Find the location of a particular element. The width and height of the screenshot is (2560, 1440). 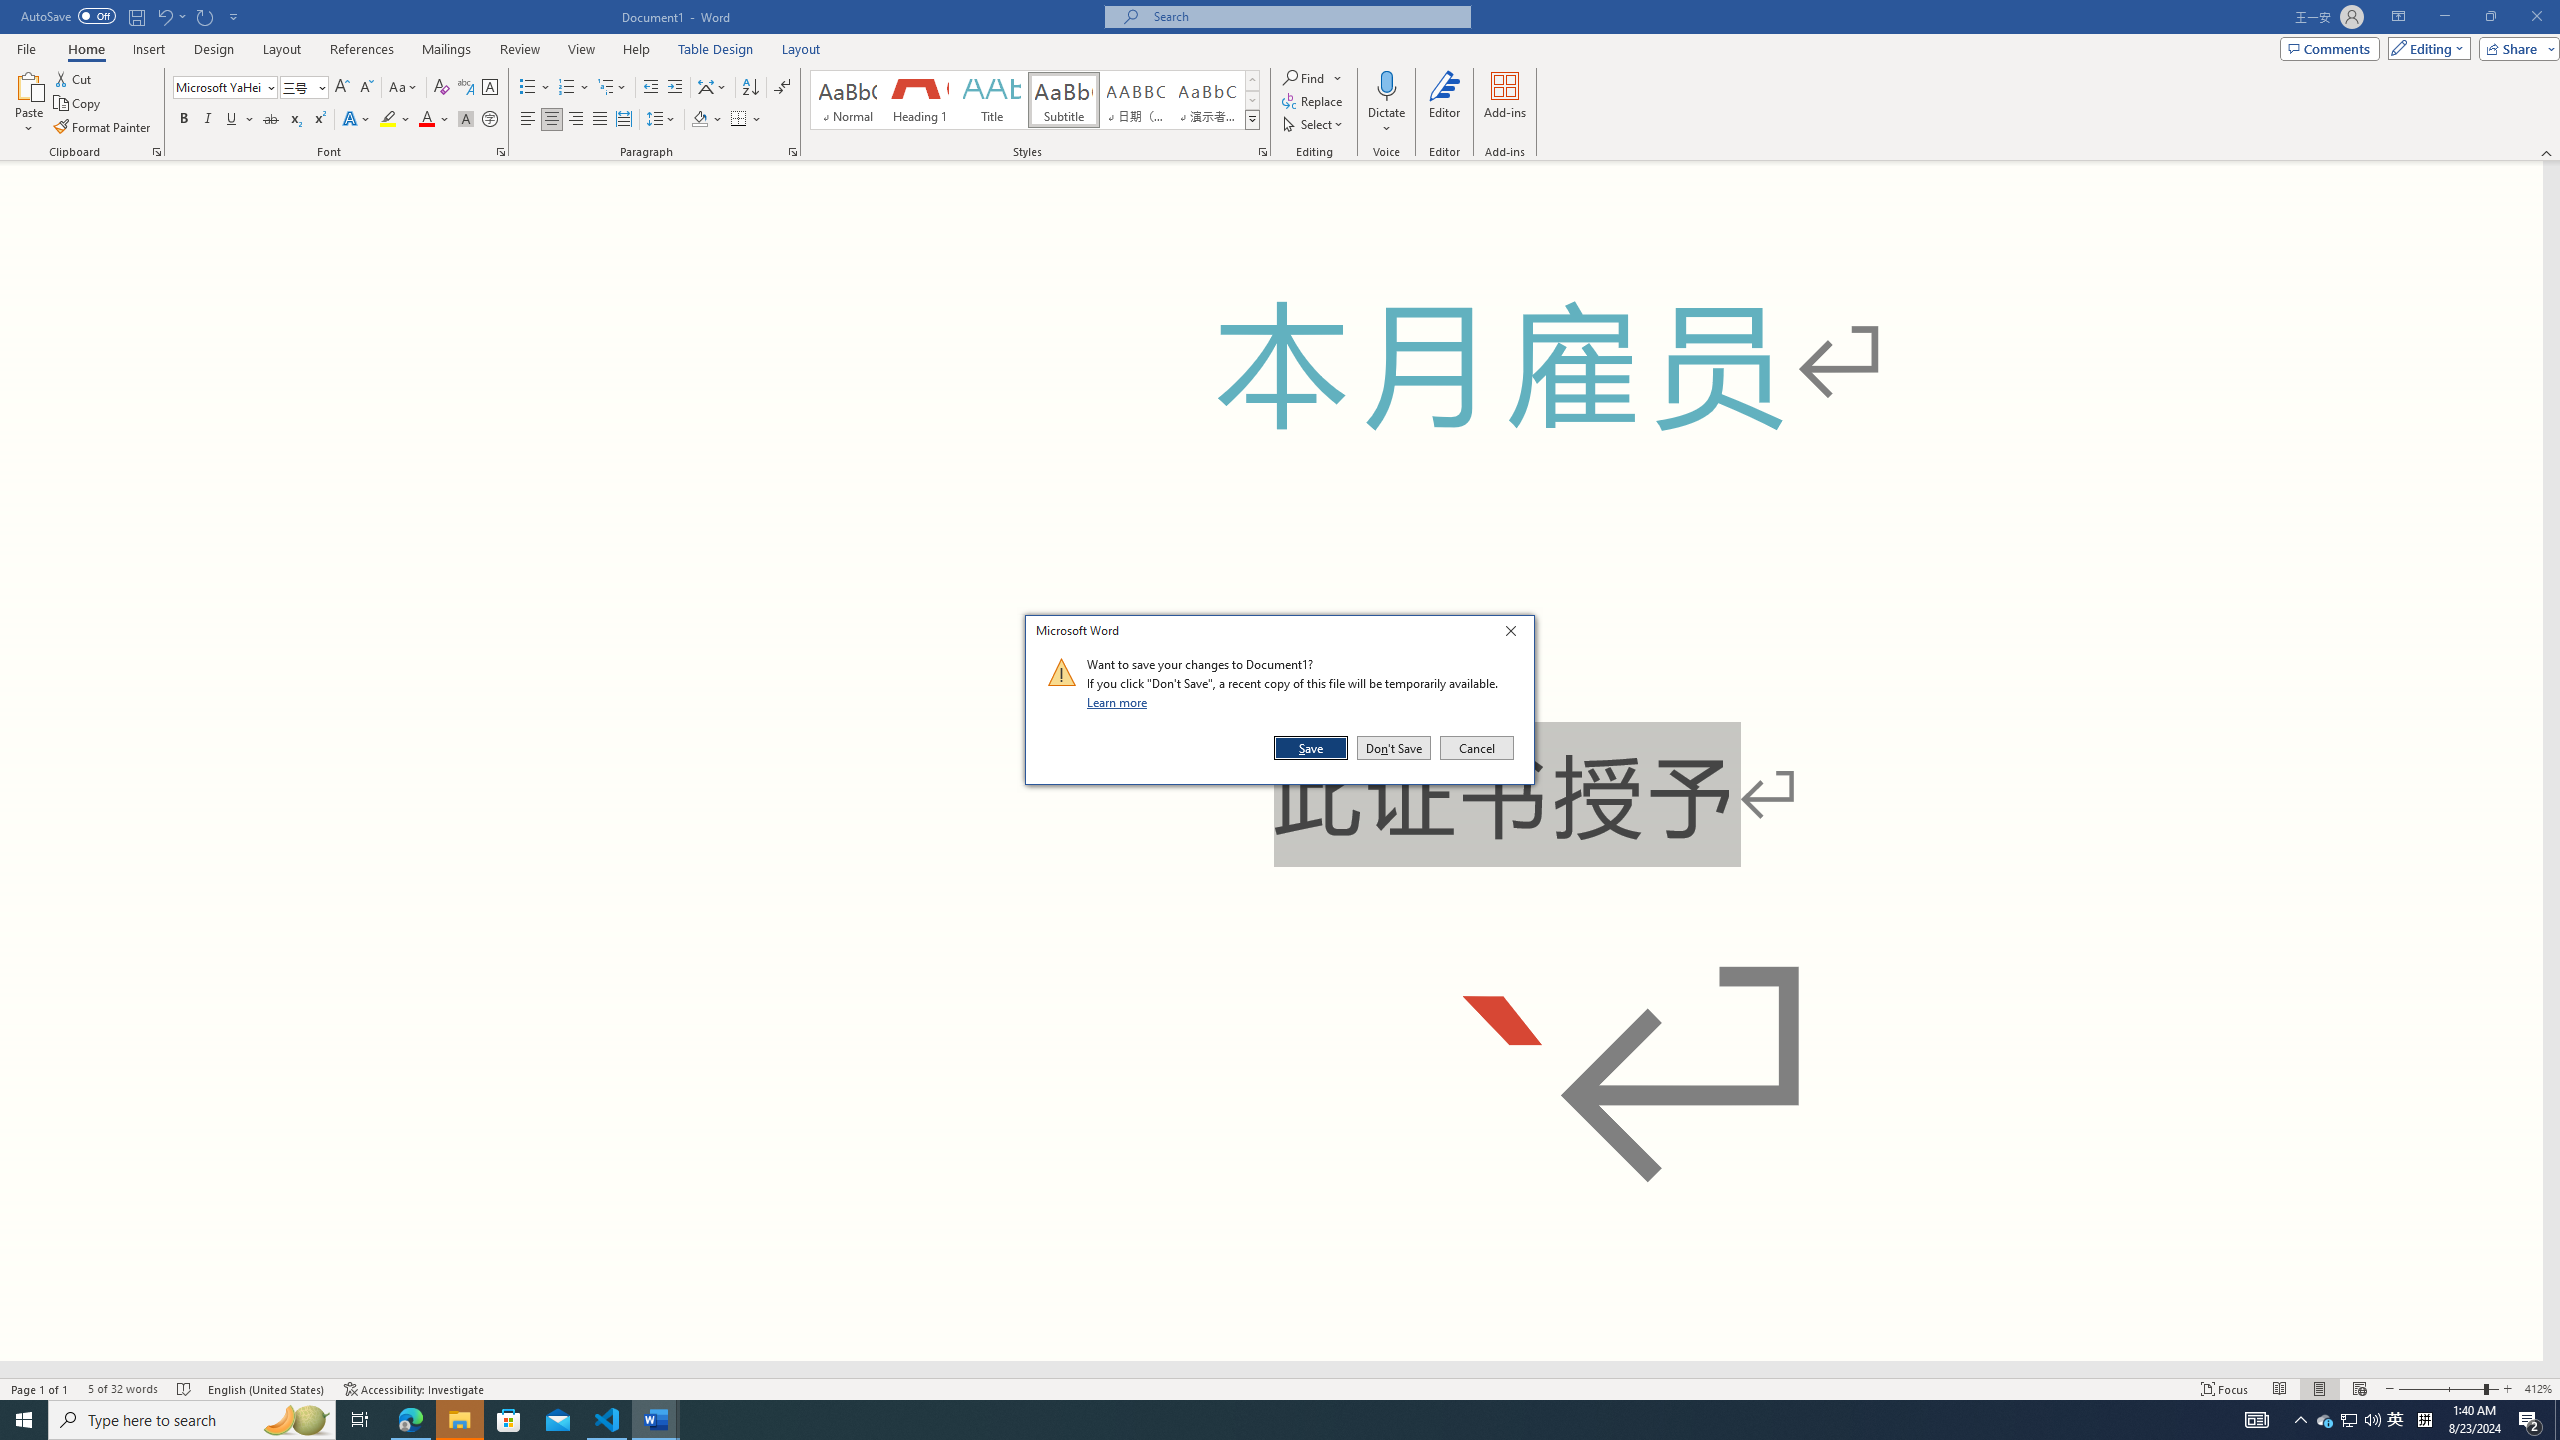

'Notification Chevron' is located at coordinates (2300, 1418).